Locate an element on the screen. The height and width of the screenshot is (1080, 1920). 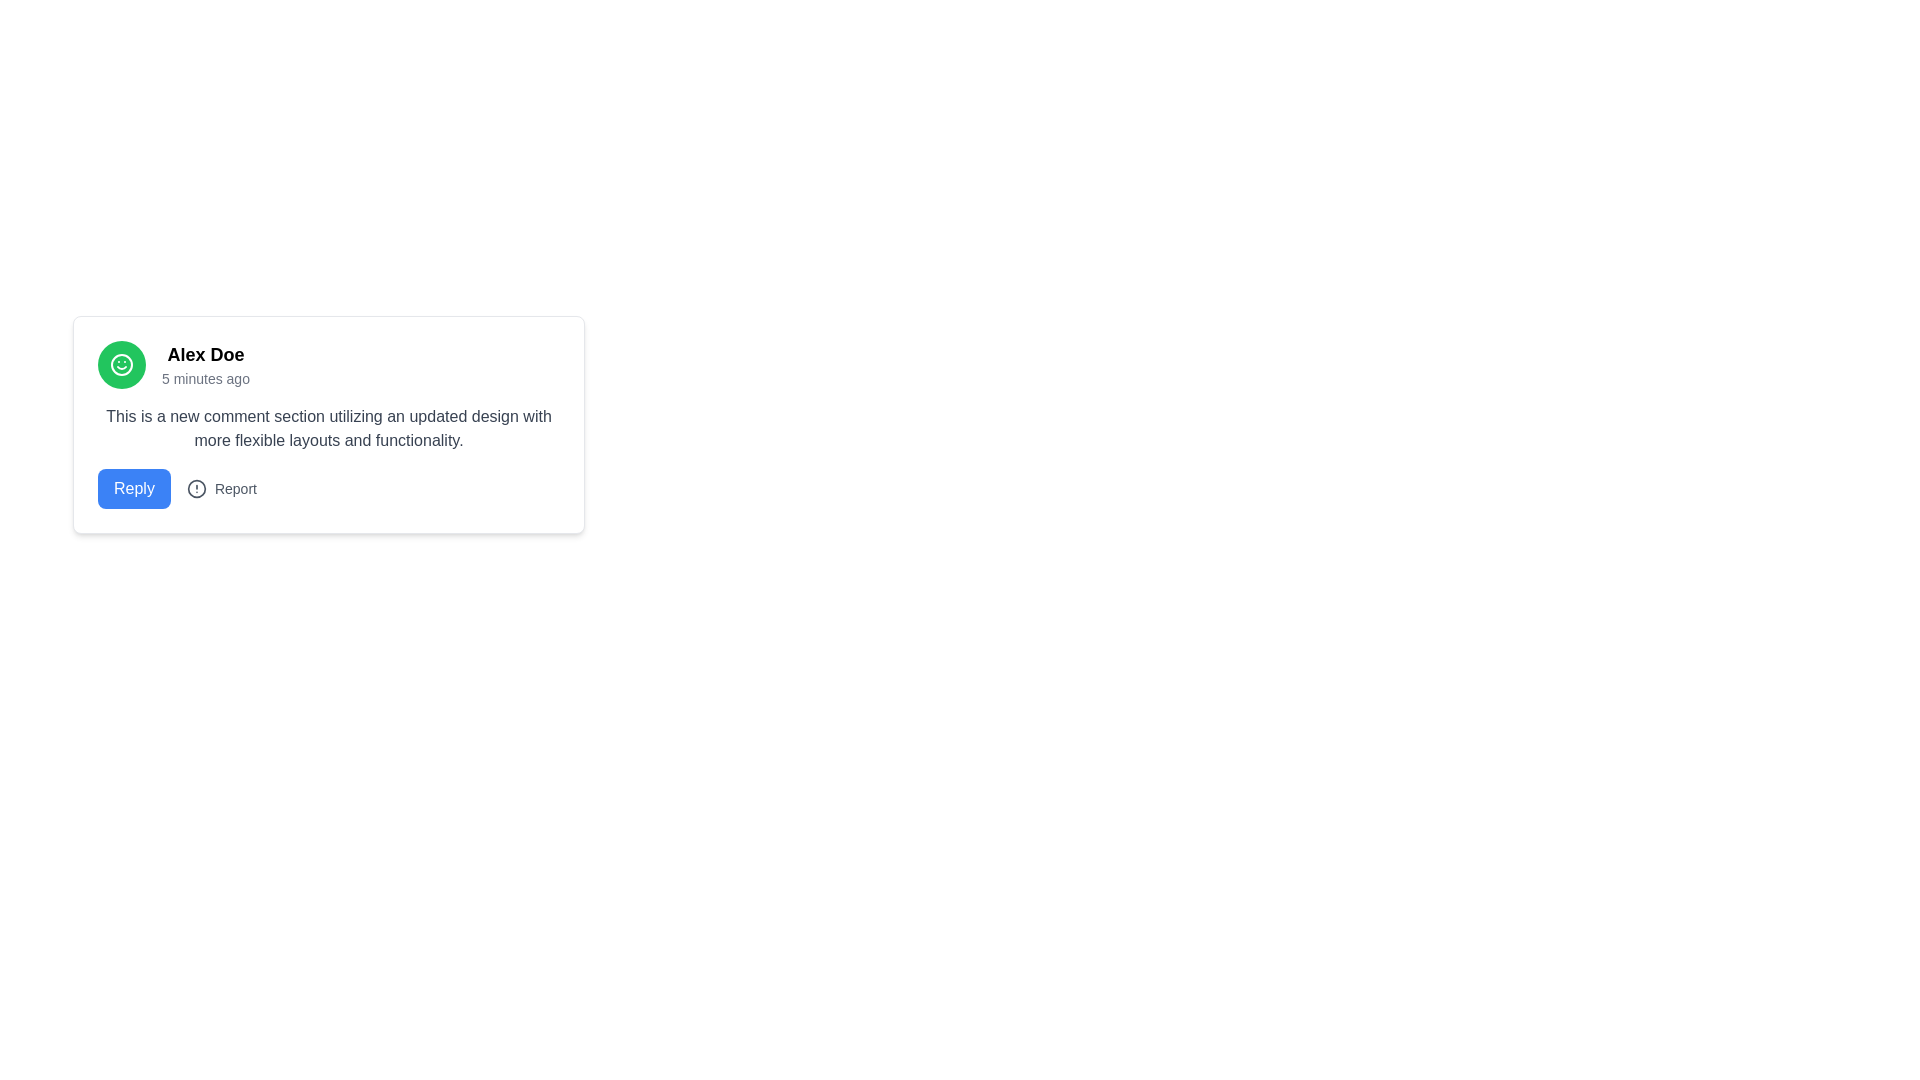
the 'Reply' button with a blue background and white text is located at coordinates (133, 489).